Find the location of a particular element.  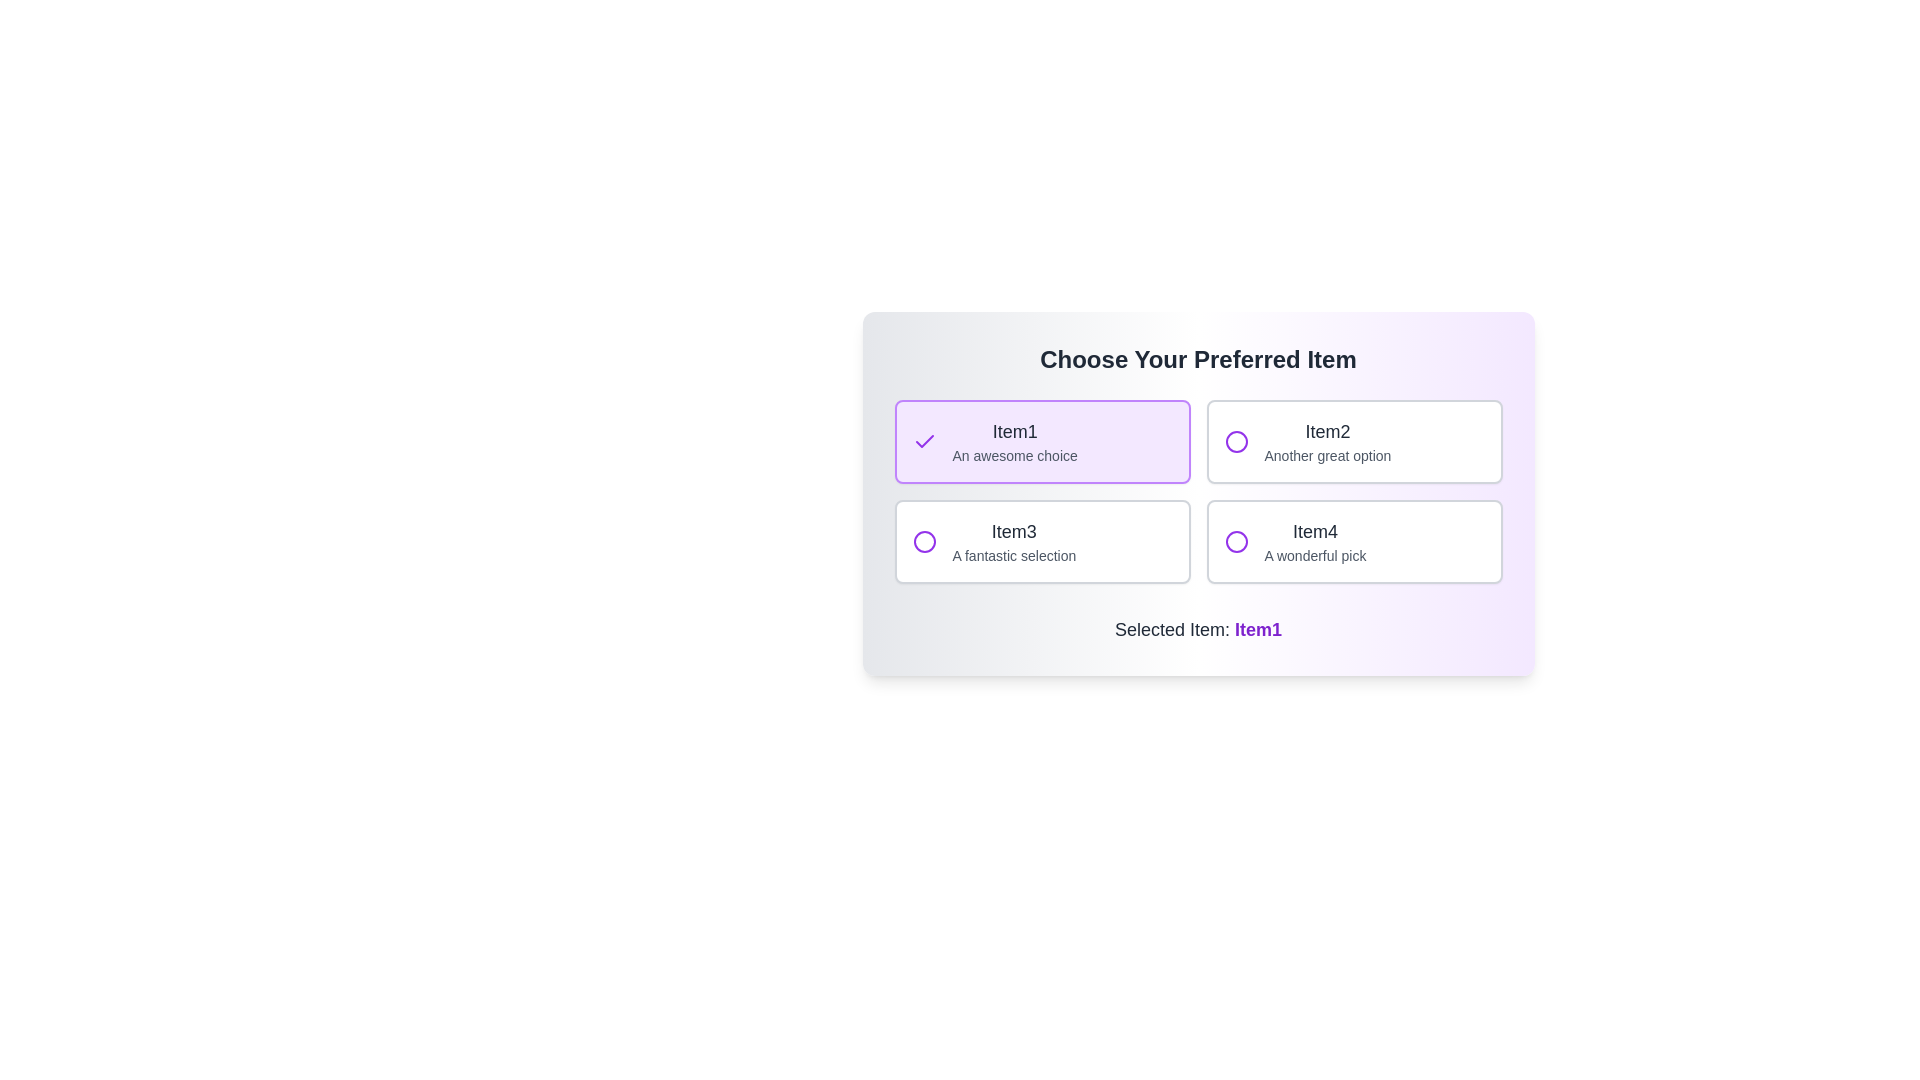

circular radio button indicator located within the fourth option ('Item4') of the selection grid, positioned in the bottom right corner is located at coordinates (1235, 542).